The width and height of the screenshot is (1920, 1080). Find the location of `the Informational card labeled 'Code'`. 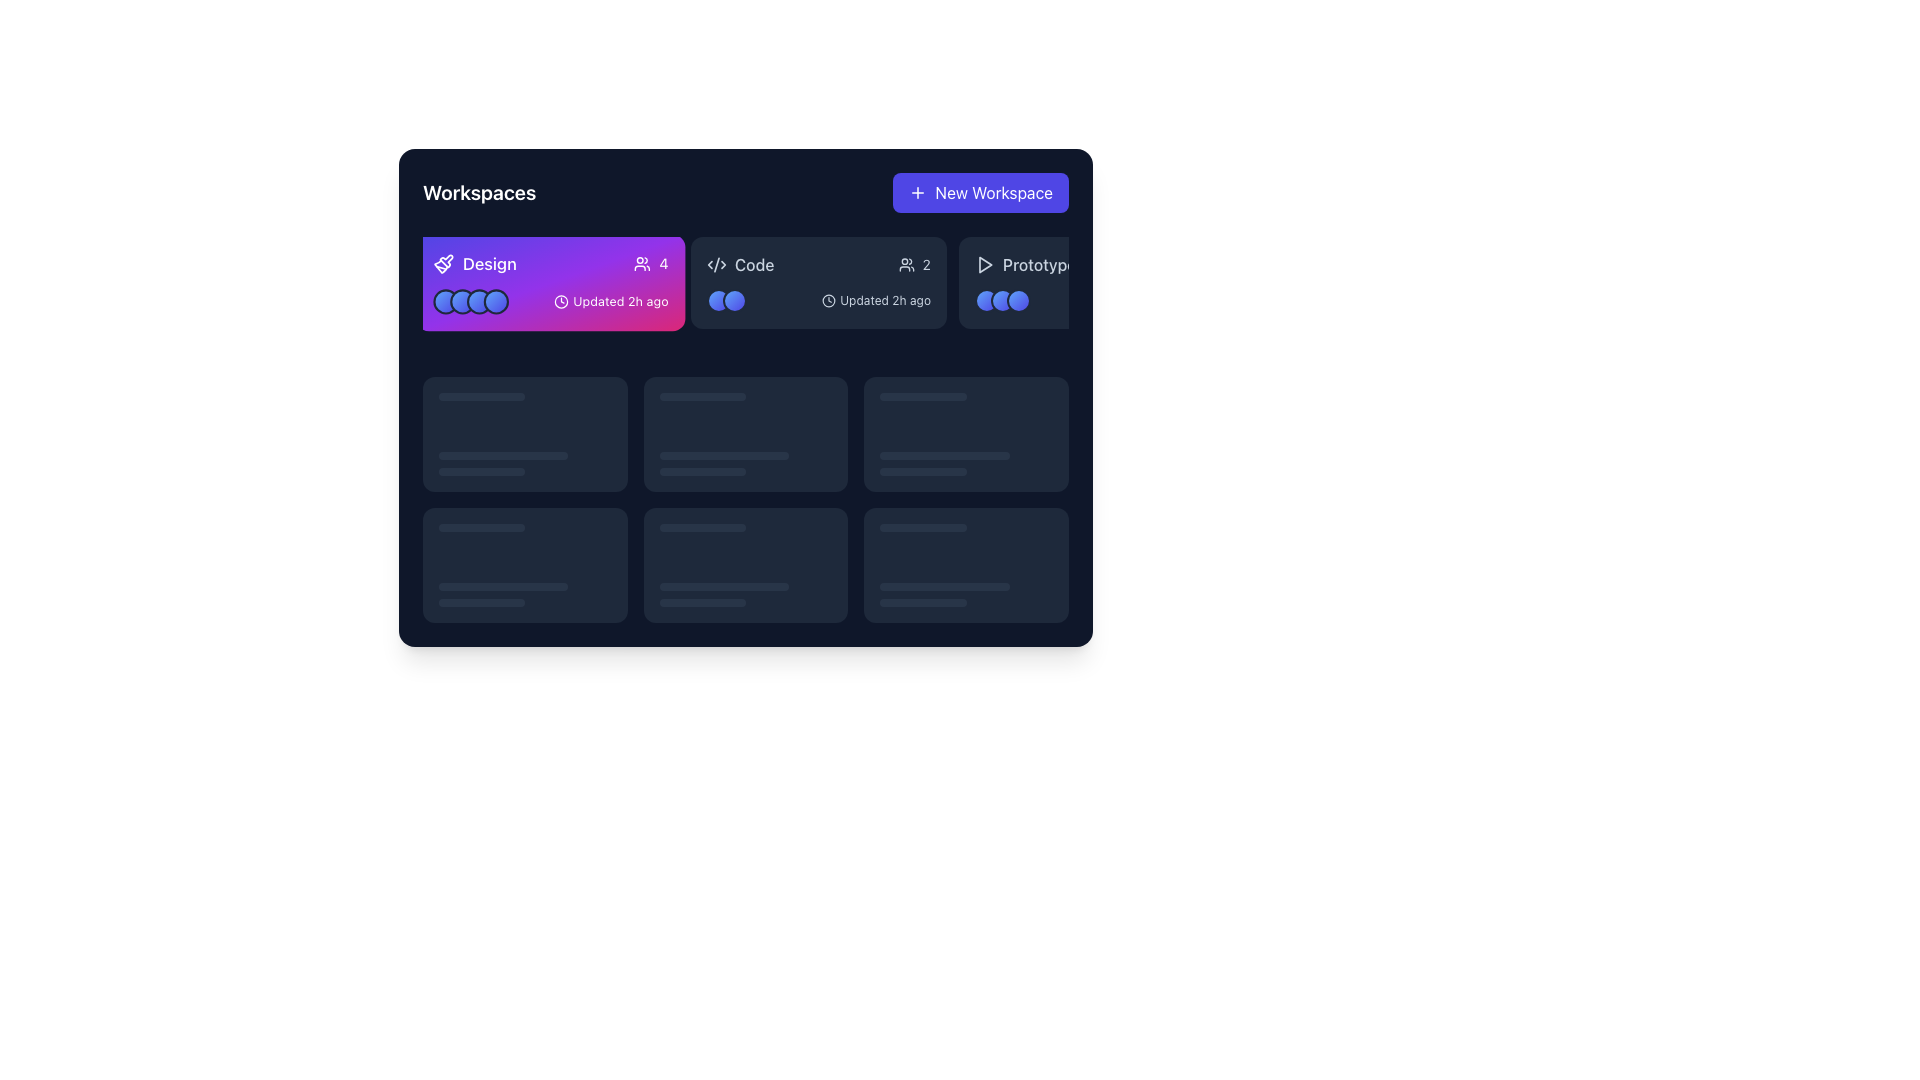

the Informational card labeled 'Code' is located at coordinates (819, 282).